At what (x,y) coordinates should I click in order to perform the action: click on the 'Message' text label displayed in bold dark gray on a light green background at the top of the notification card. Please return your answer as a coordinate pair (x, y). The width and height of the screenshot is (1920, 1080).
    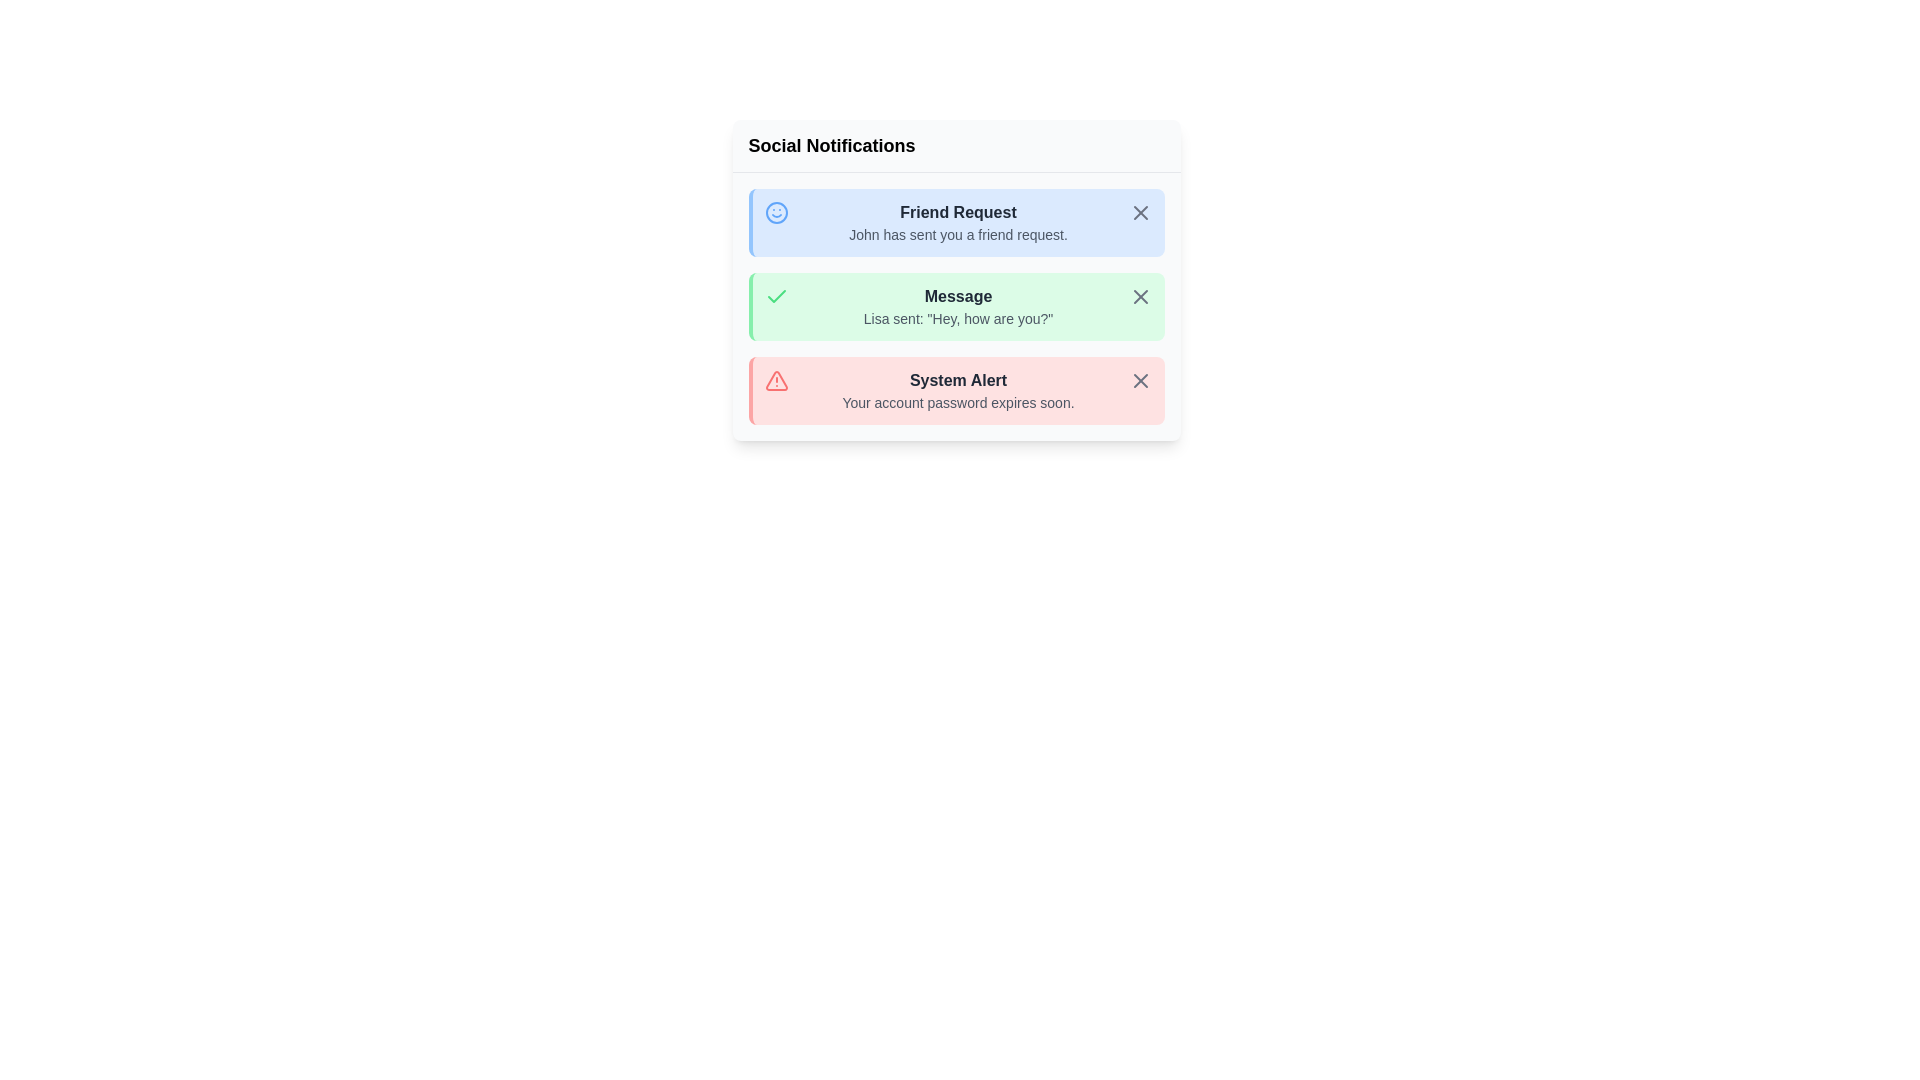
    Looking at the image, I should click on (957, 297).